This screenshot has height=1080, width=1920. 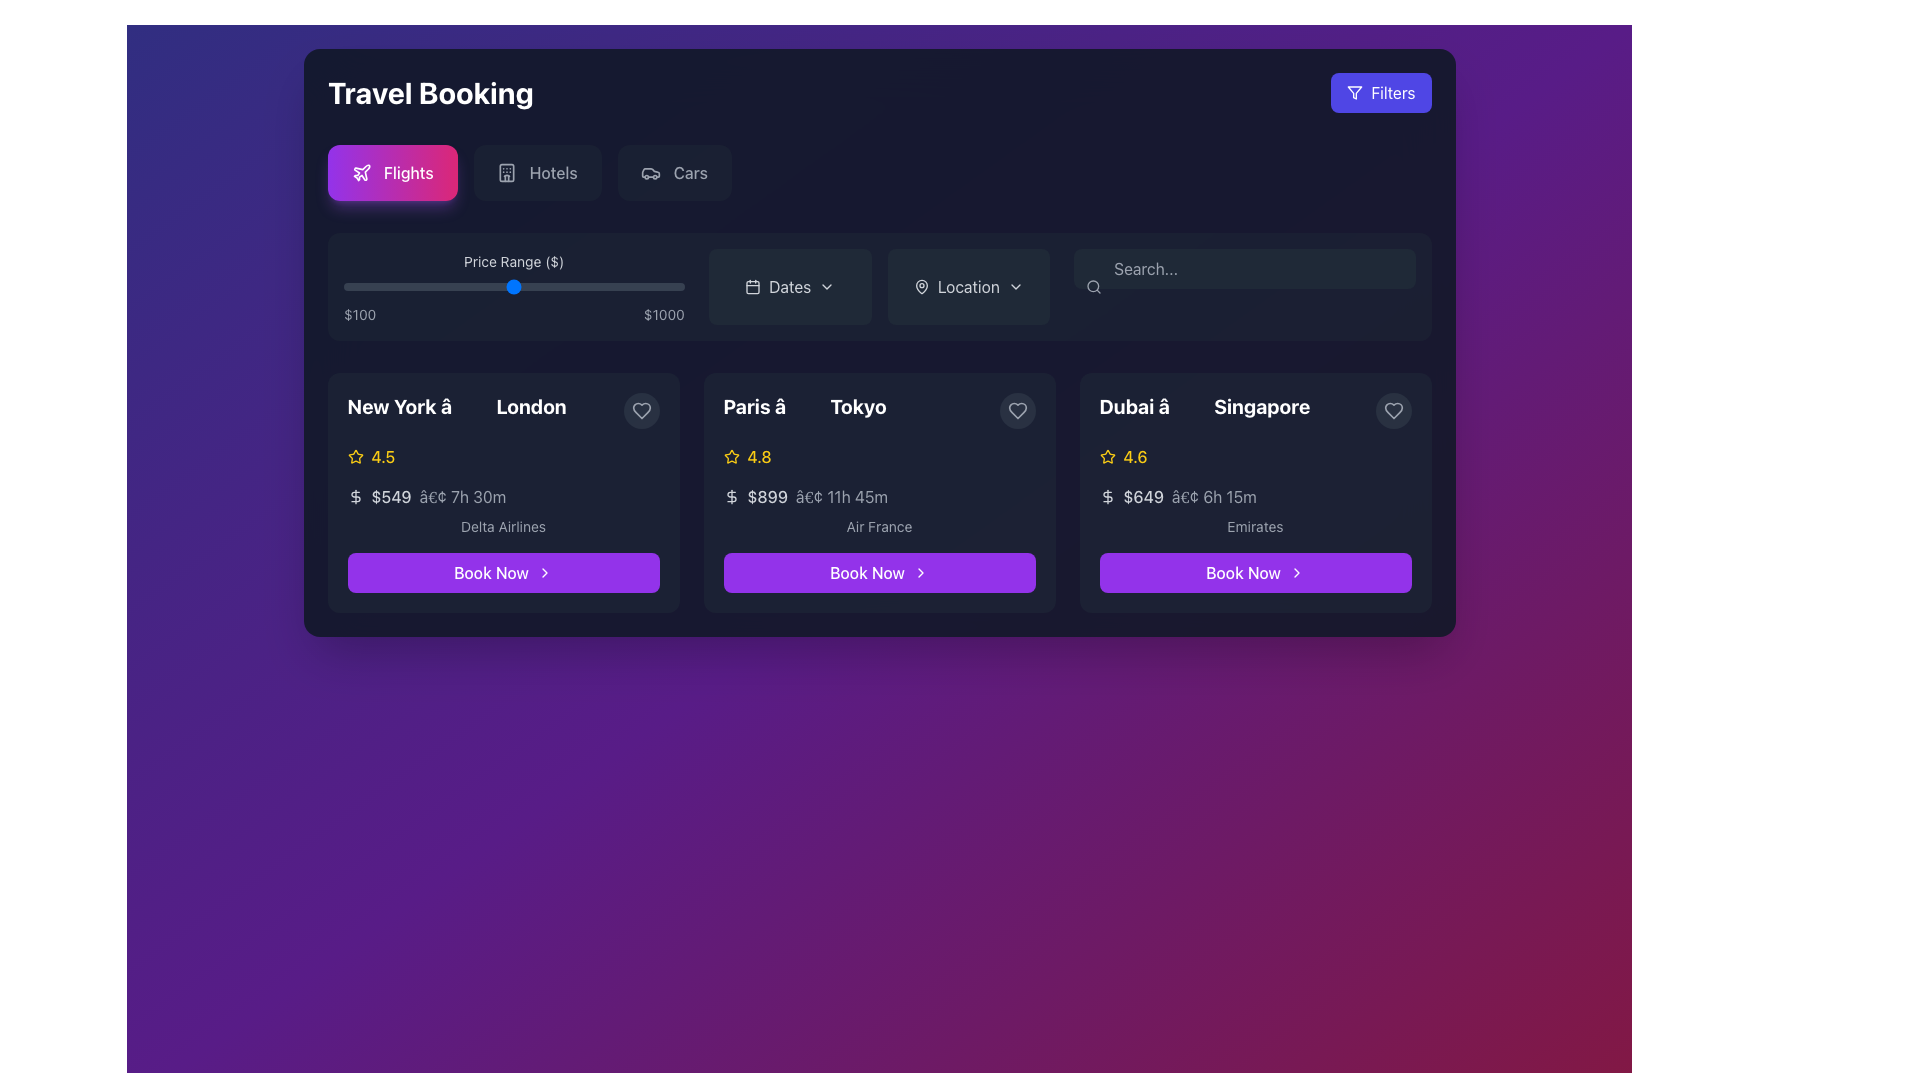 I want to click on numeric rating value displayed for the travel route 'Paris â Tokyo', which is located immediately to the right of the yellow star icon in the top-left portion of the card, so click(x=758, y=456).